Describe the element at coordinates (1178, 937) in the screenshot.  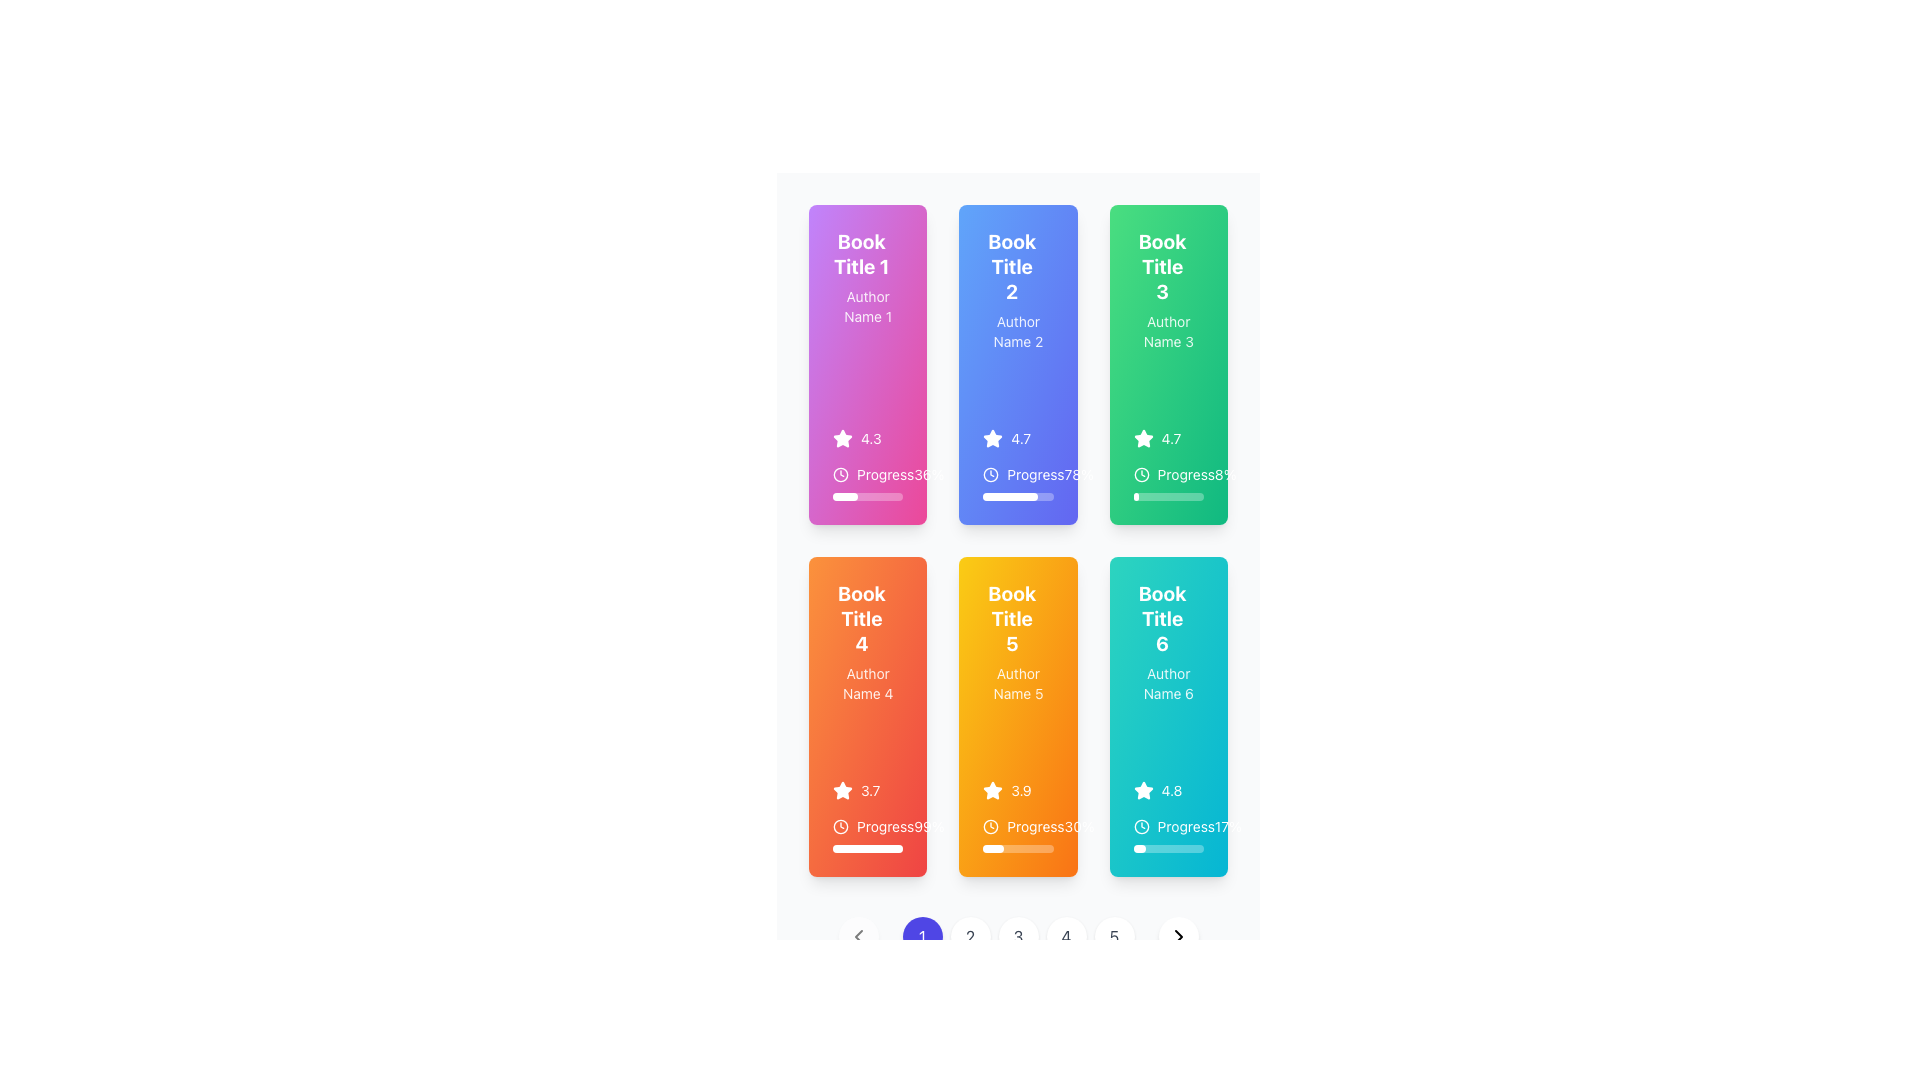
I see `the right-most triangular arrow icon, which is part of the pagination controls` at that location.